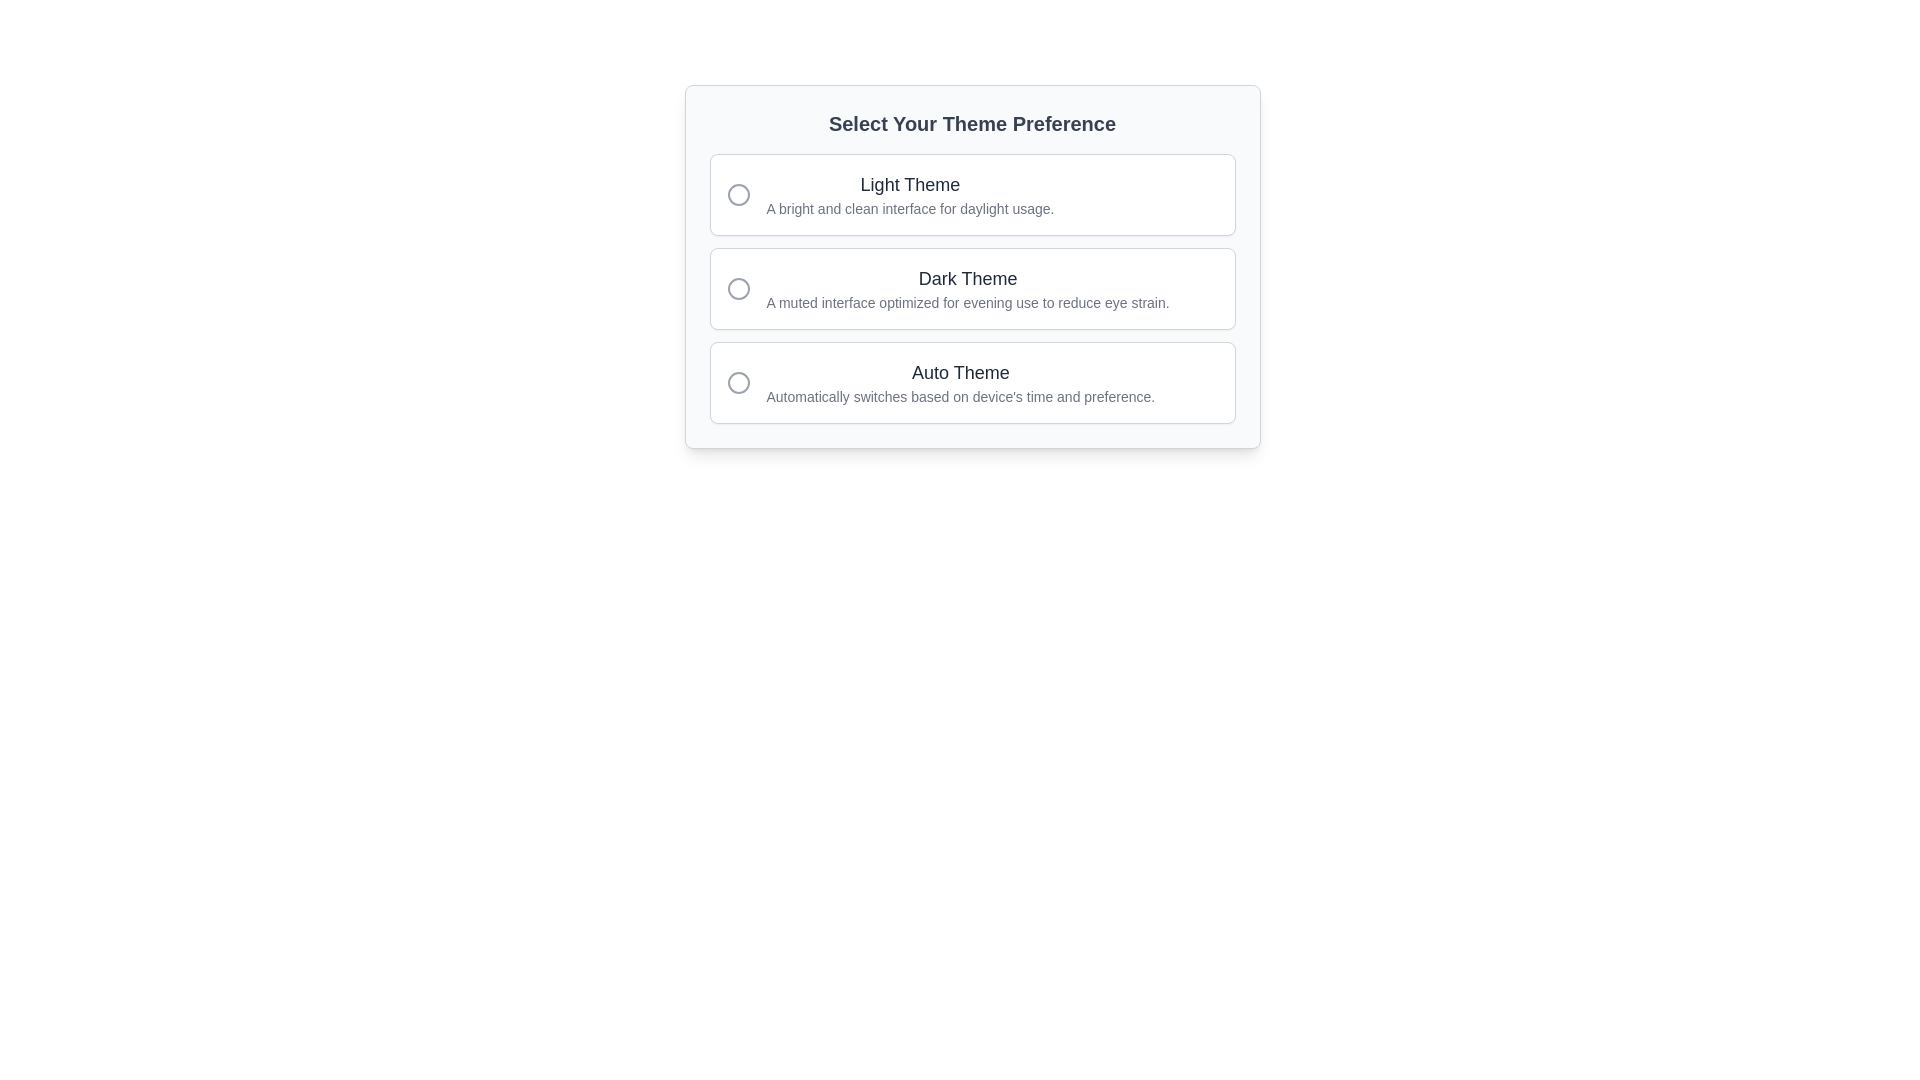  Describe the element at coordinates (737, 195) in the screenshot. I see `the circular graphical component part of the SVG graphic, which serves as a visual marker for the thematic selection options to the left of the 'Light Theme' label` at that location.